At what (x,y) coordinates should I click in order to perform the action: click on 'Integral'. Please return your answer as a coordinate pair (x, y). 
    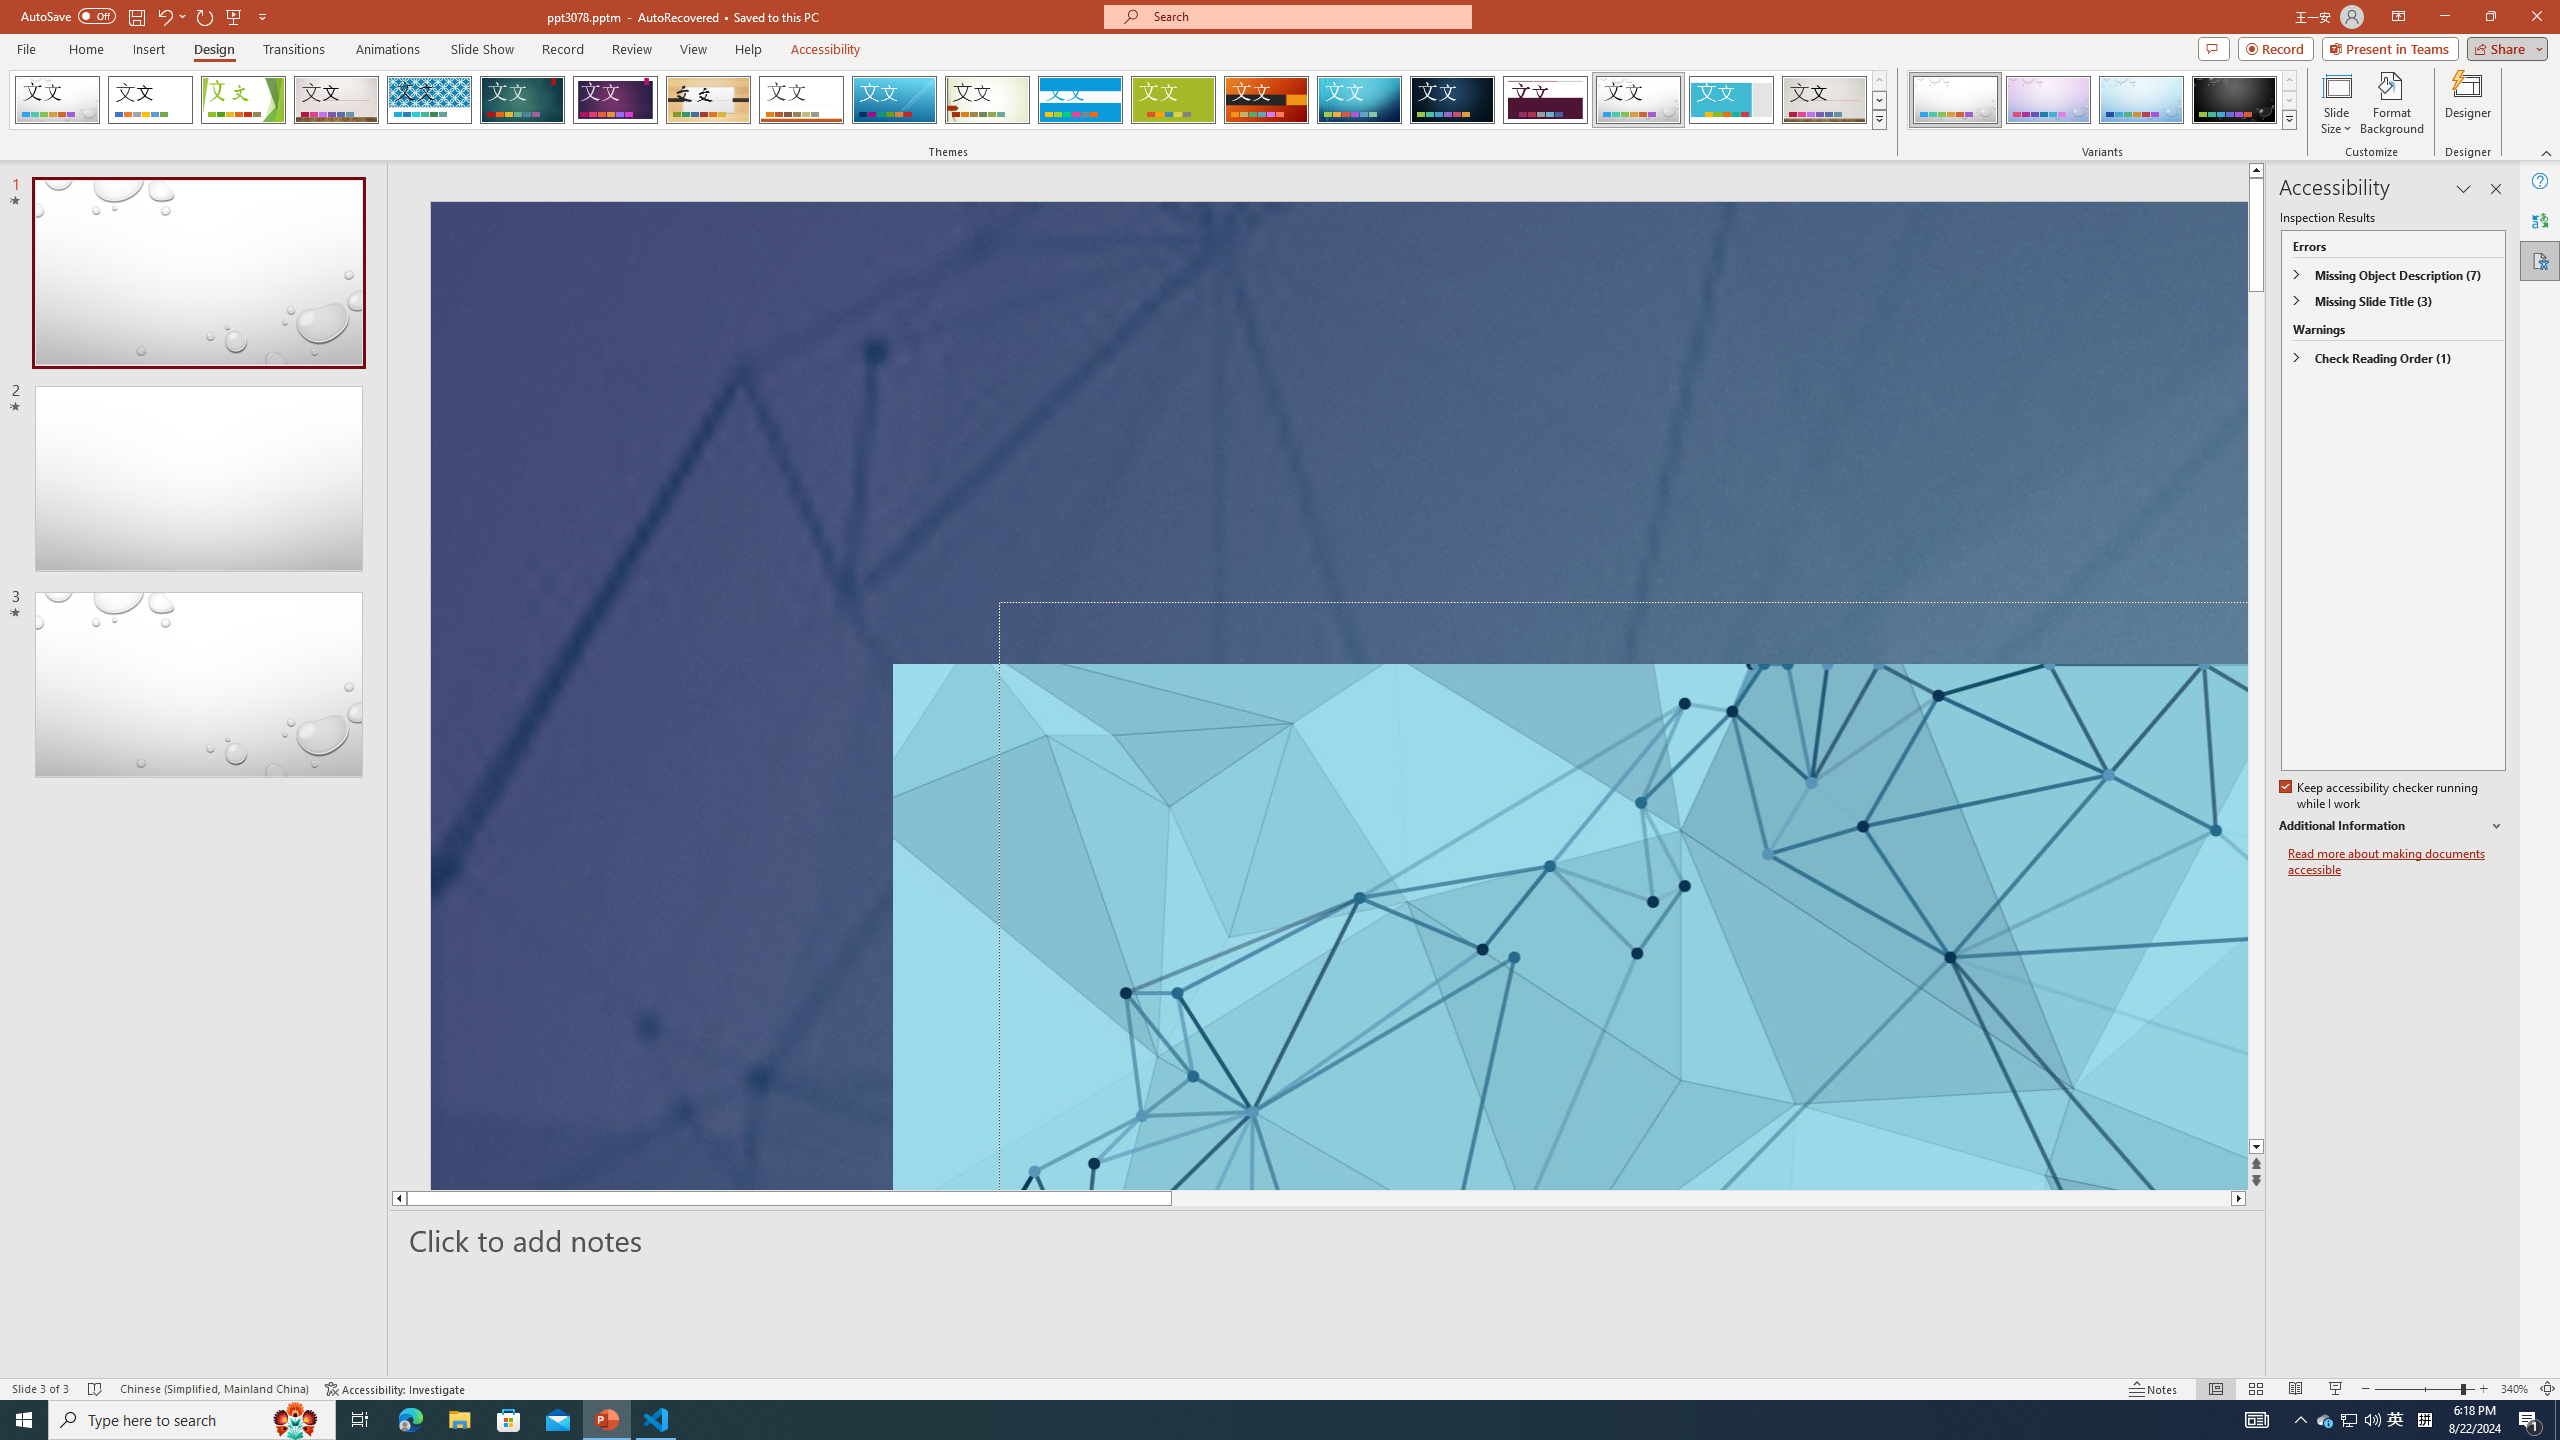
    Looking at the image, I should click on (429, 99).